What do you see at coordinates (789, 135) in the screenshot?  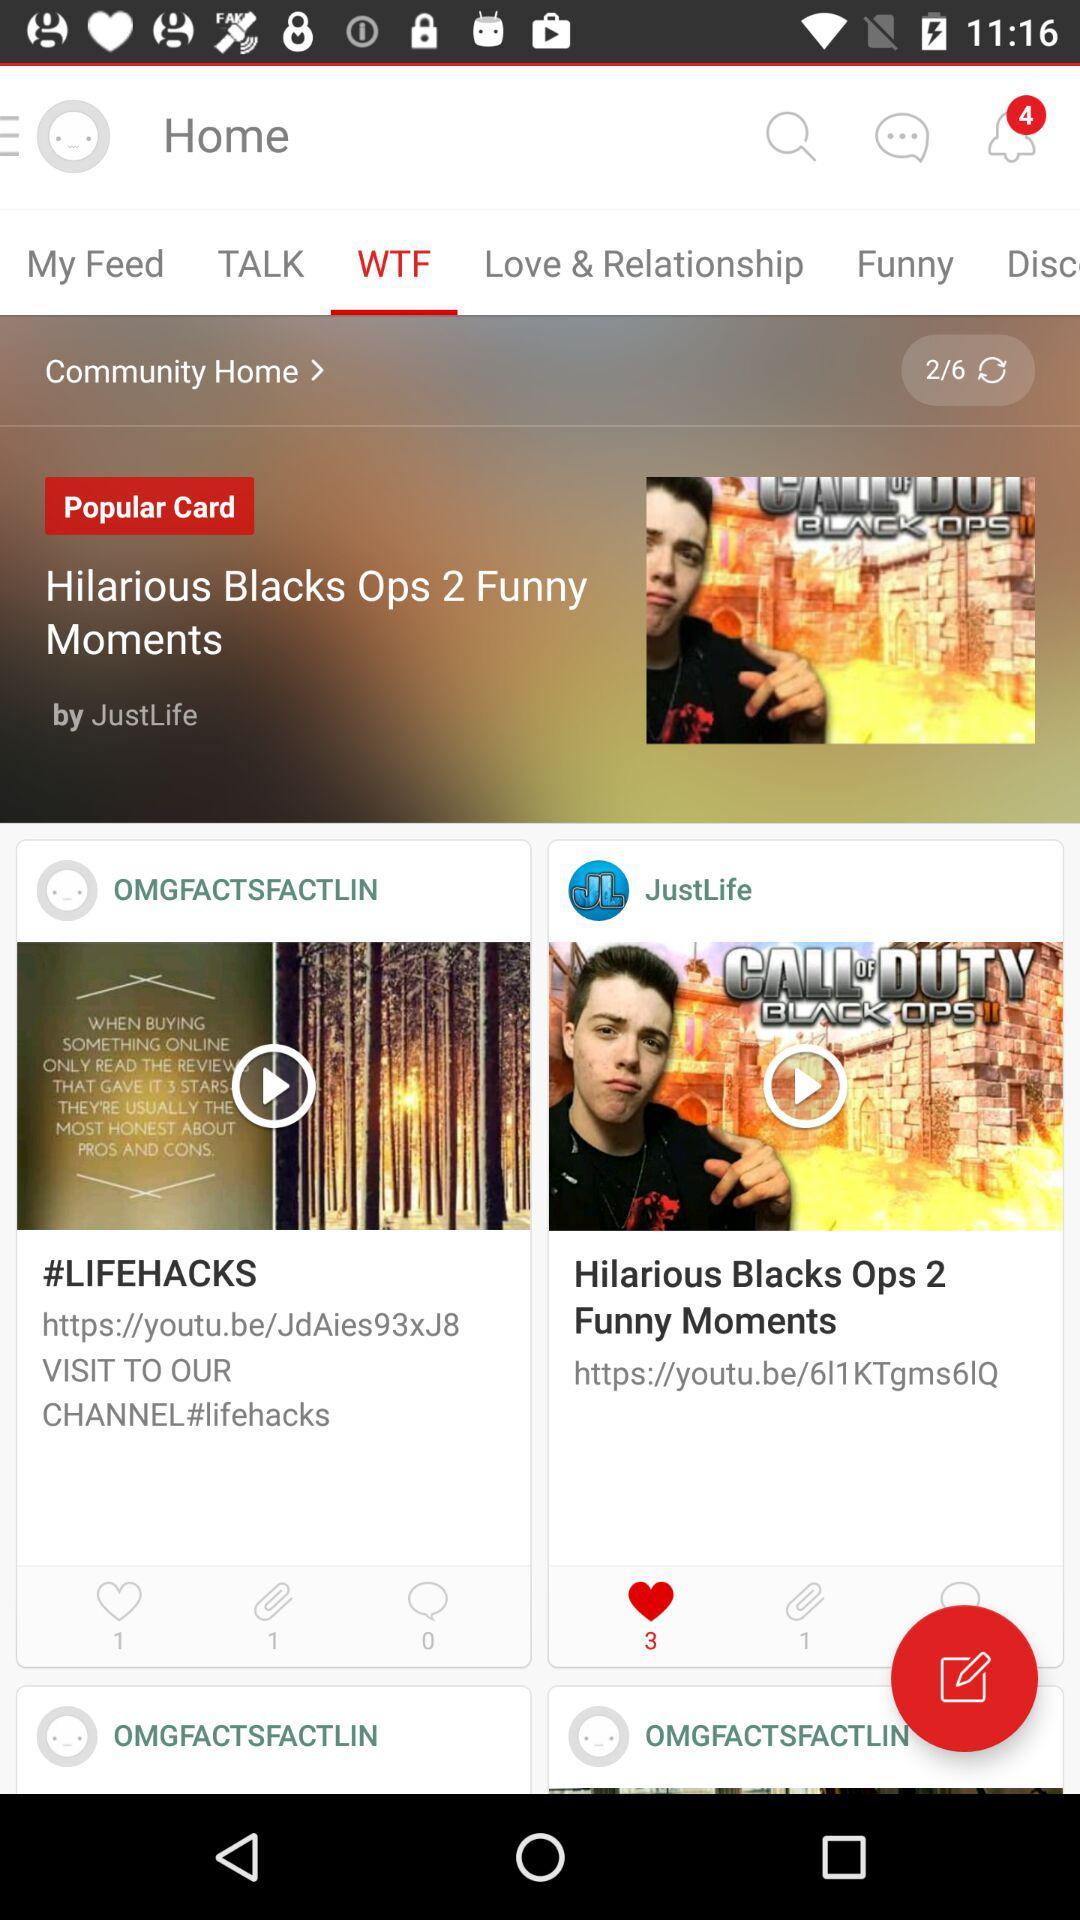 I see `the search icon` at bounding box center [789, 135].